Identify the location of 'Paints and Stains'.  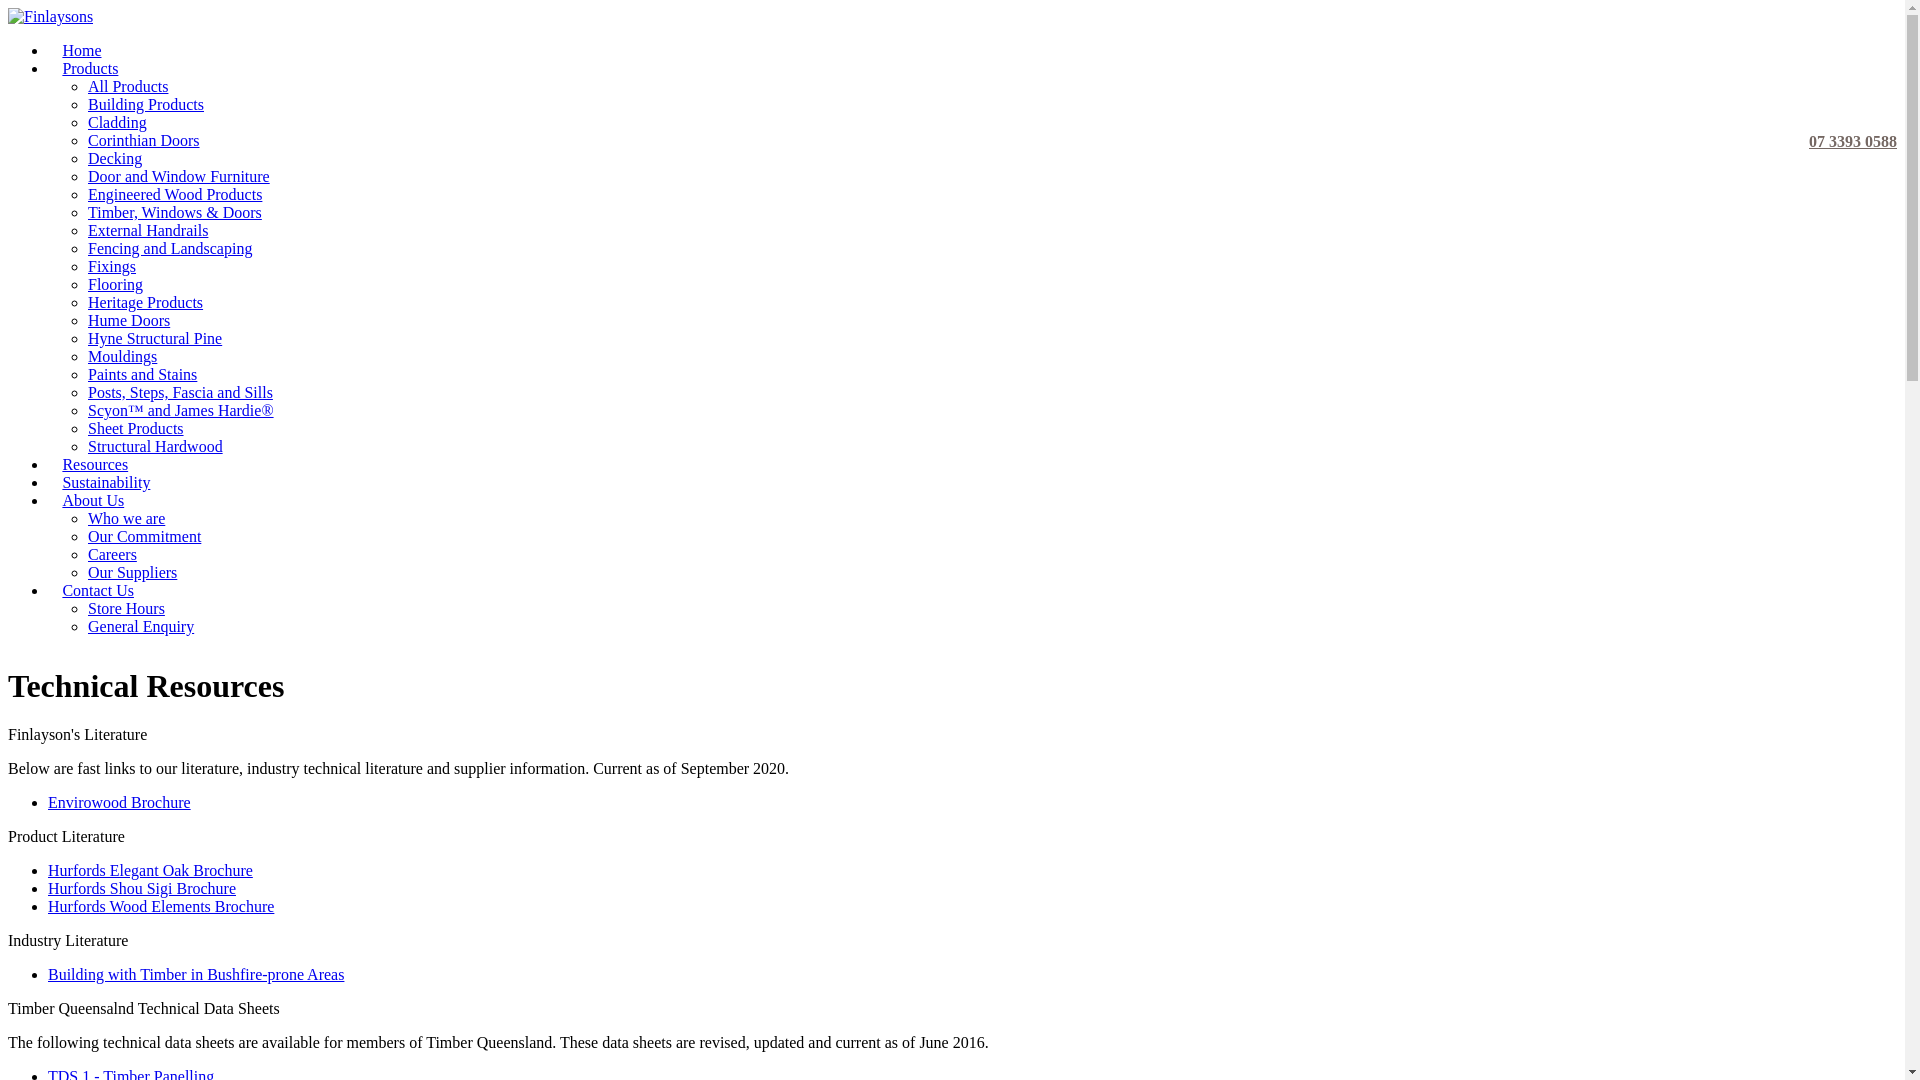
(141, 374).